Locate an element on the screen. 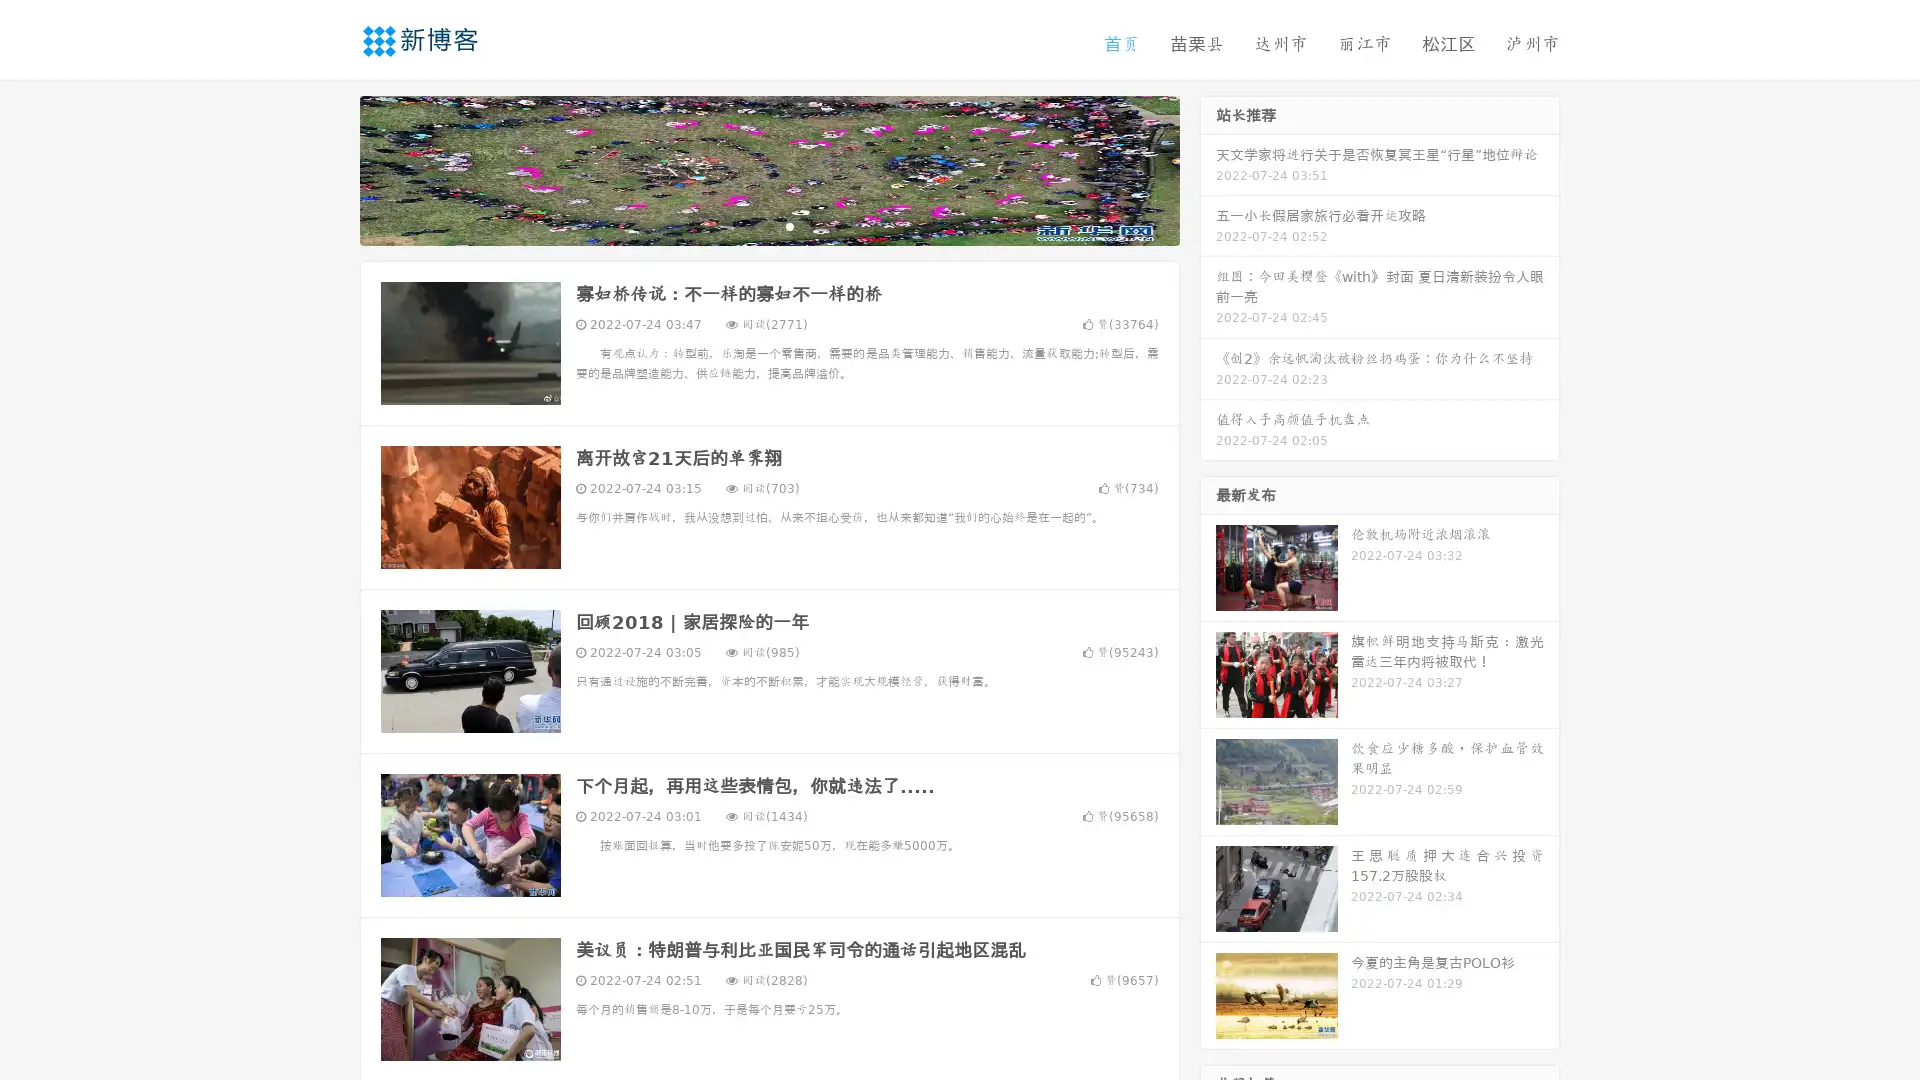 Image resolution: width=1920 pixels, height=1080 pixels. Previous slide is located at coordinates (330, 168).